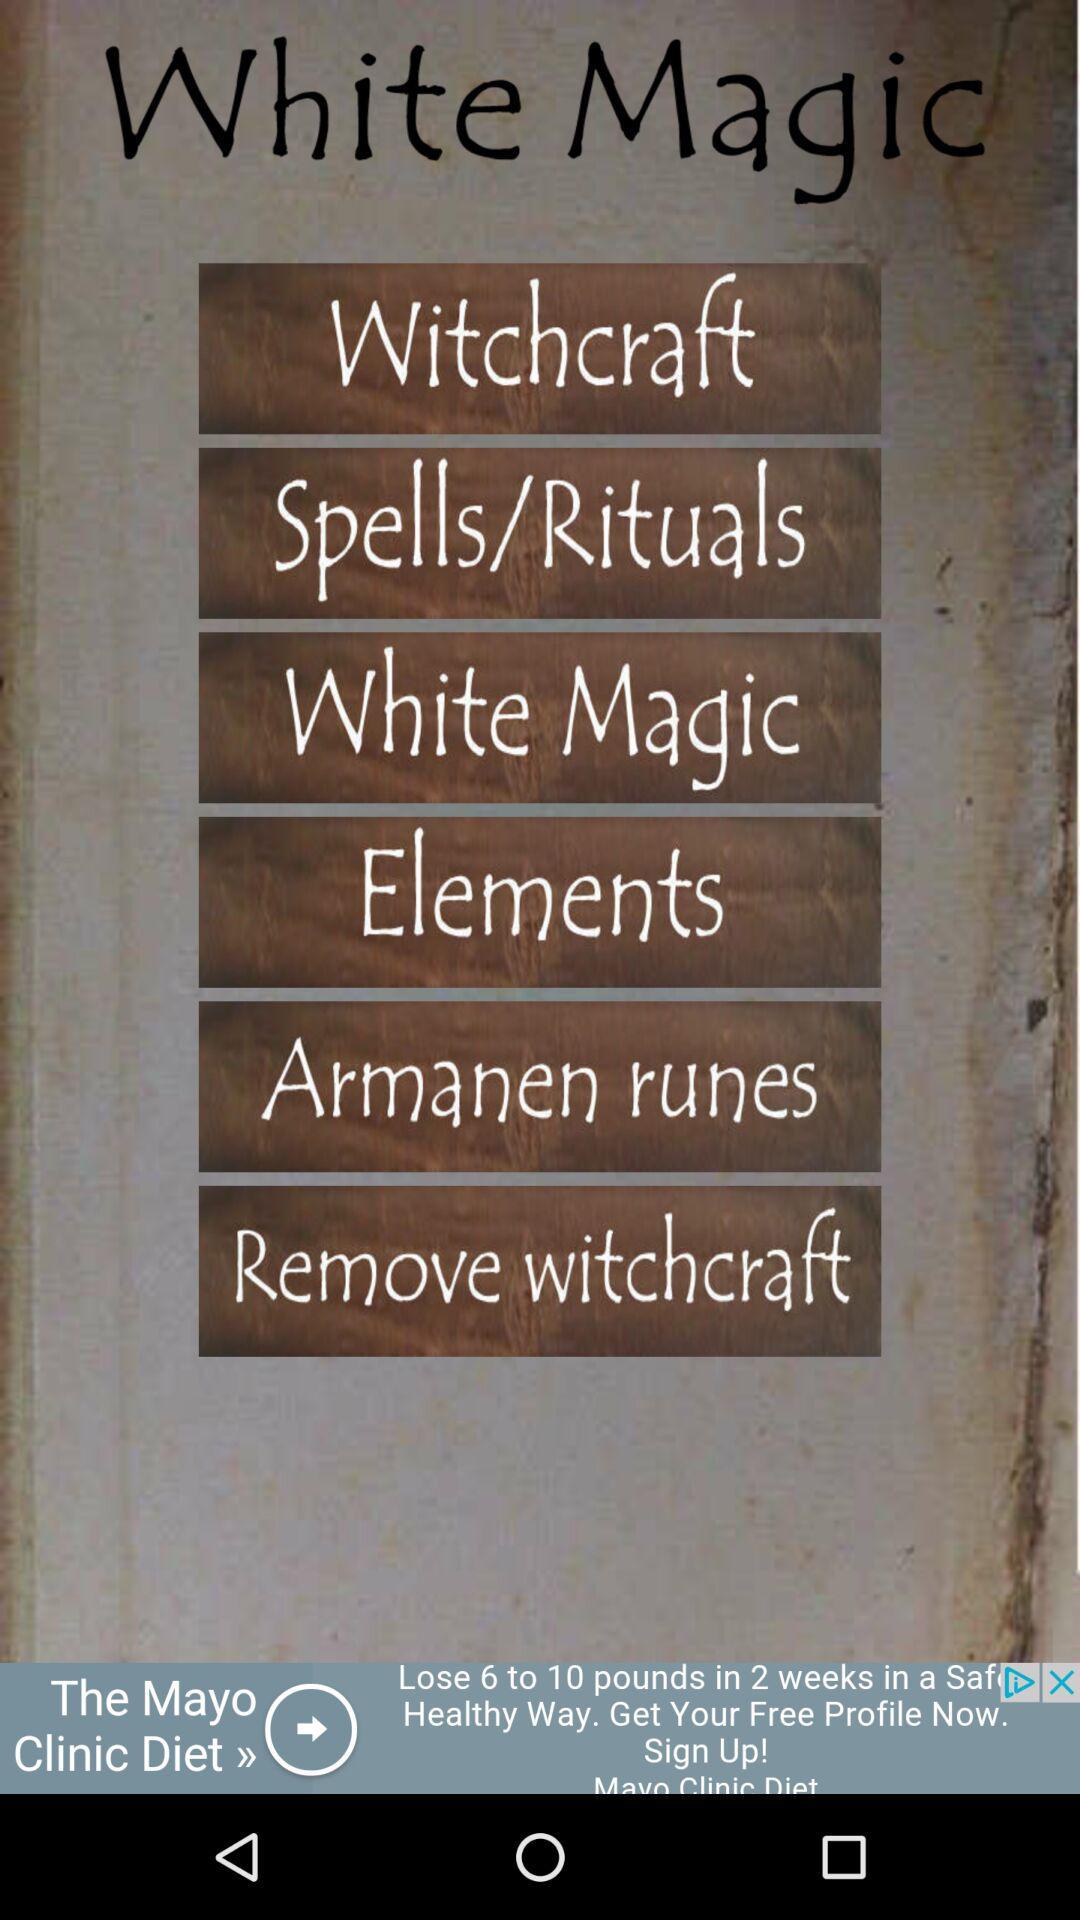 The width and height of the screenshot is (1080, 1920). Describe the element at coordinates (540, 717) in the screenshot. I see `games option` at that location.